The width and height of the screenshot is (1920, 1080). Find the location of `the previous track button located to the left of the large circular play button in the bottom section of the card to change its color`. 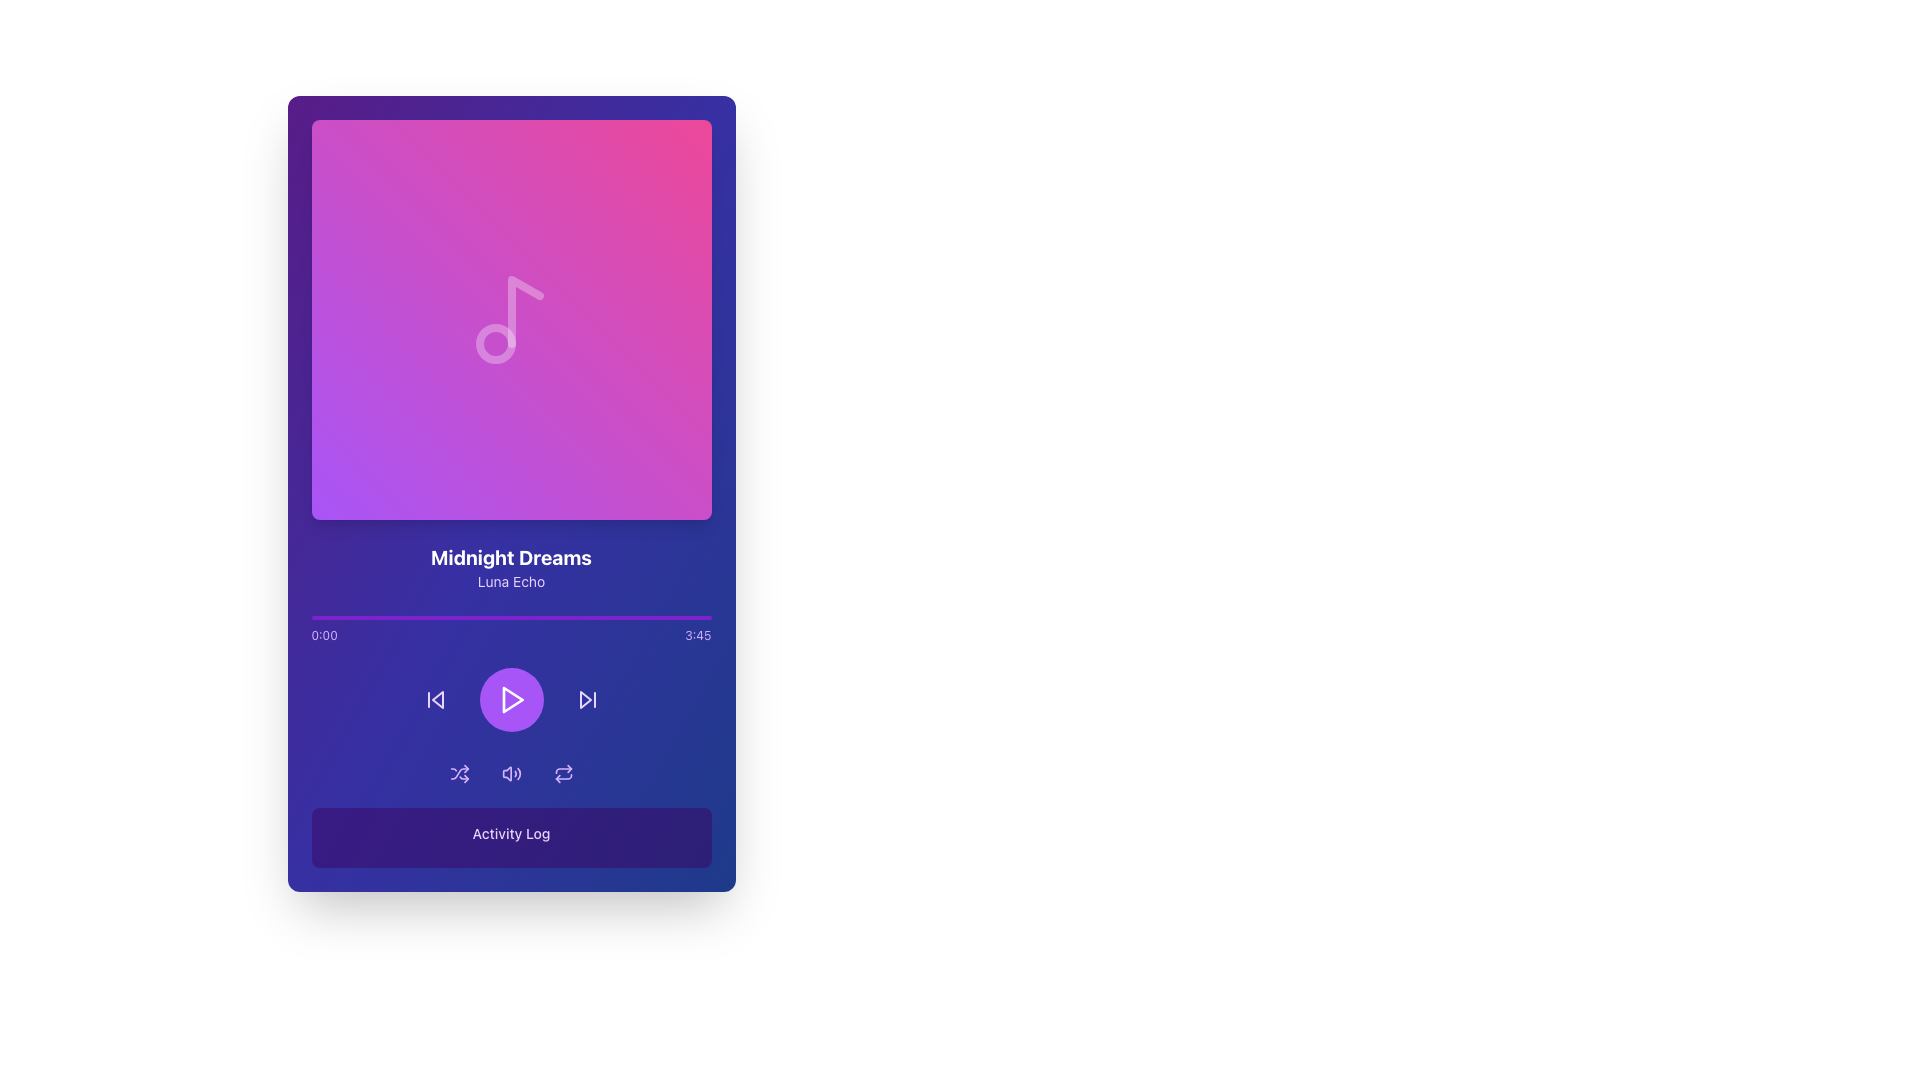

the previous track button located to the left of the large circular play button in the bottom section of the card to change its color is located at coordinates (434, 698).